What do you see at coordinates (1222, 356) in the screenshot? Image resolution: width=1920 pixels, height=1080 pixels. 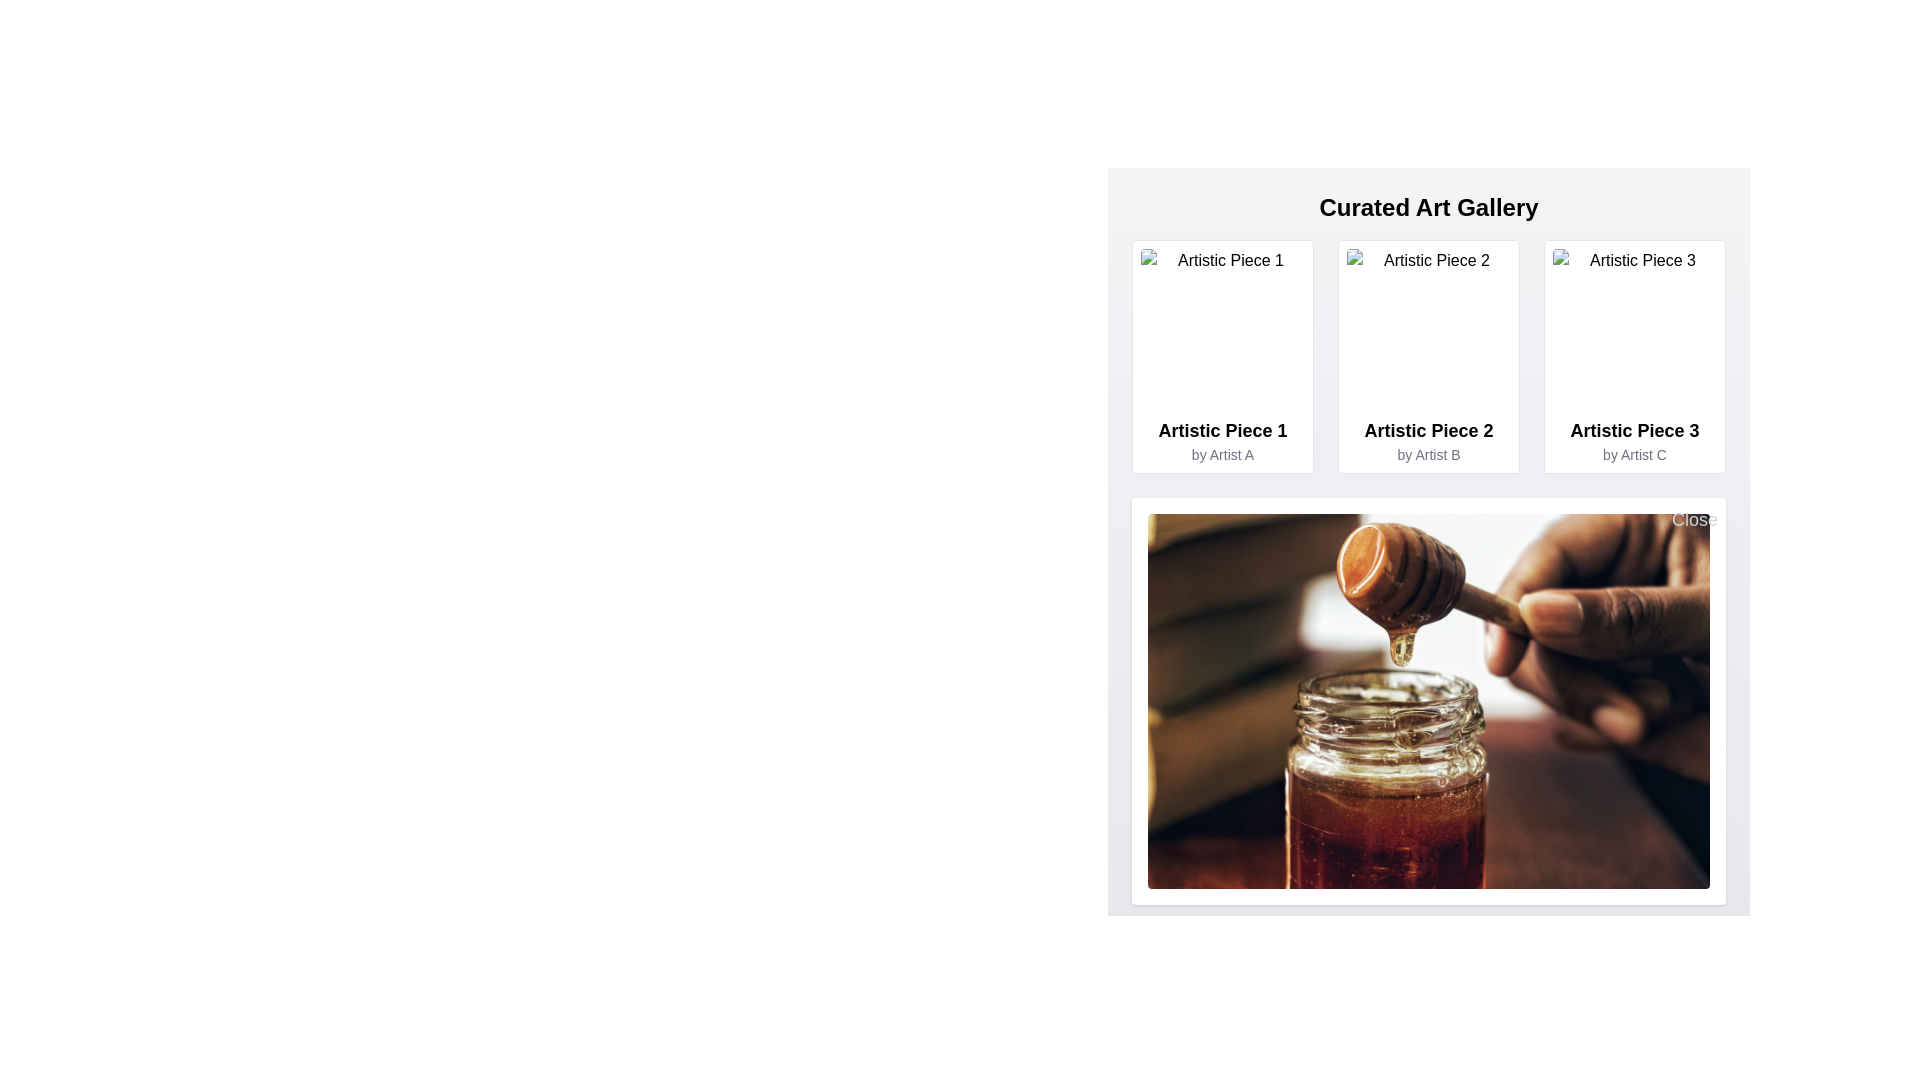 I see `the first card in the 'Curated Art Gallery' section` at bounding box center [1222, 356].